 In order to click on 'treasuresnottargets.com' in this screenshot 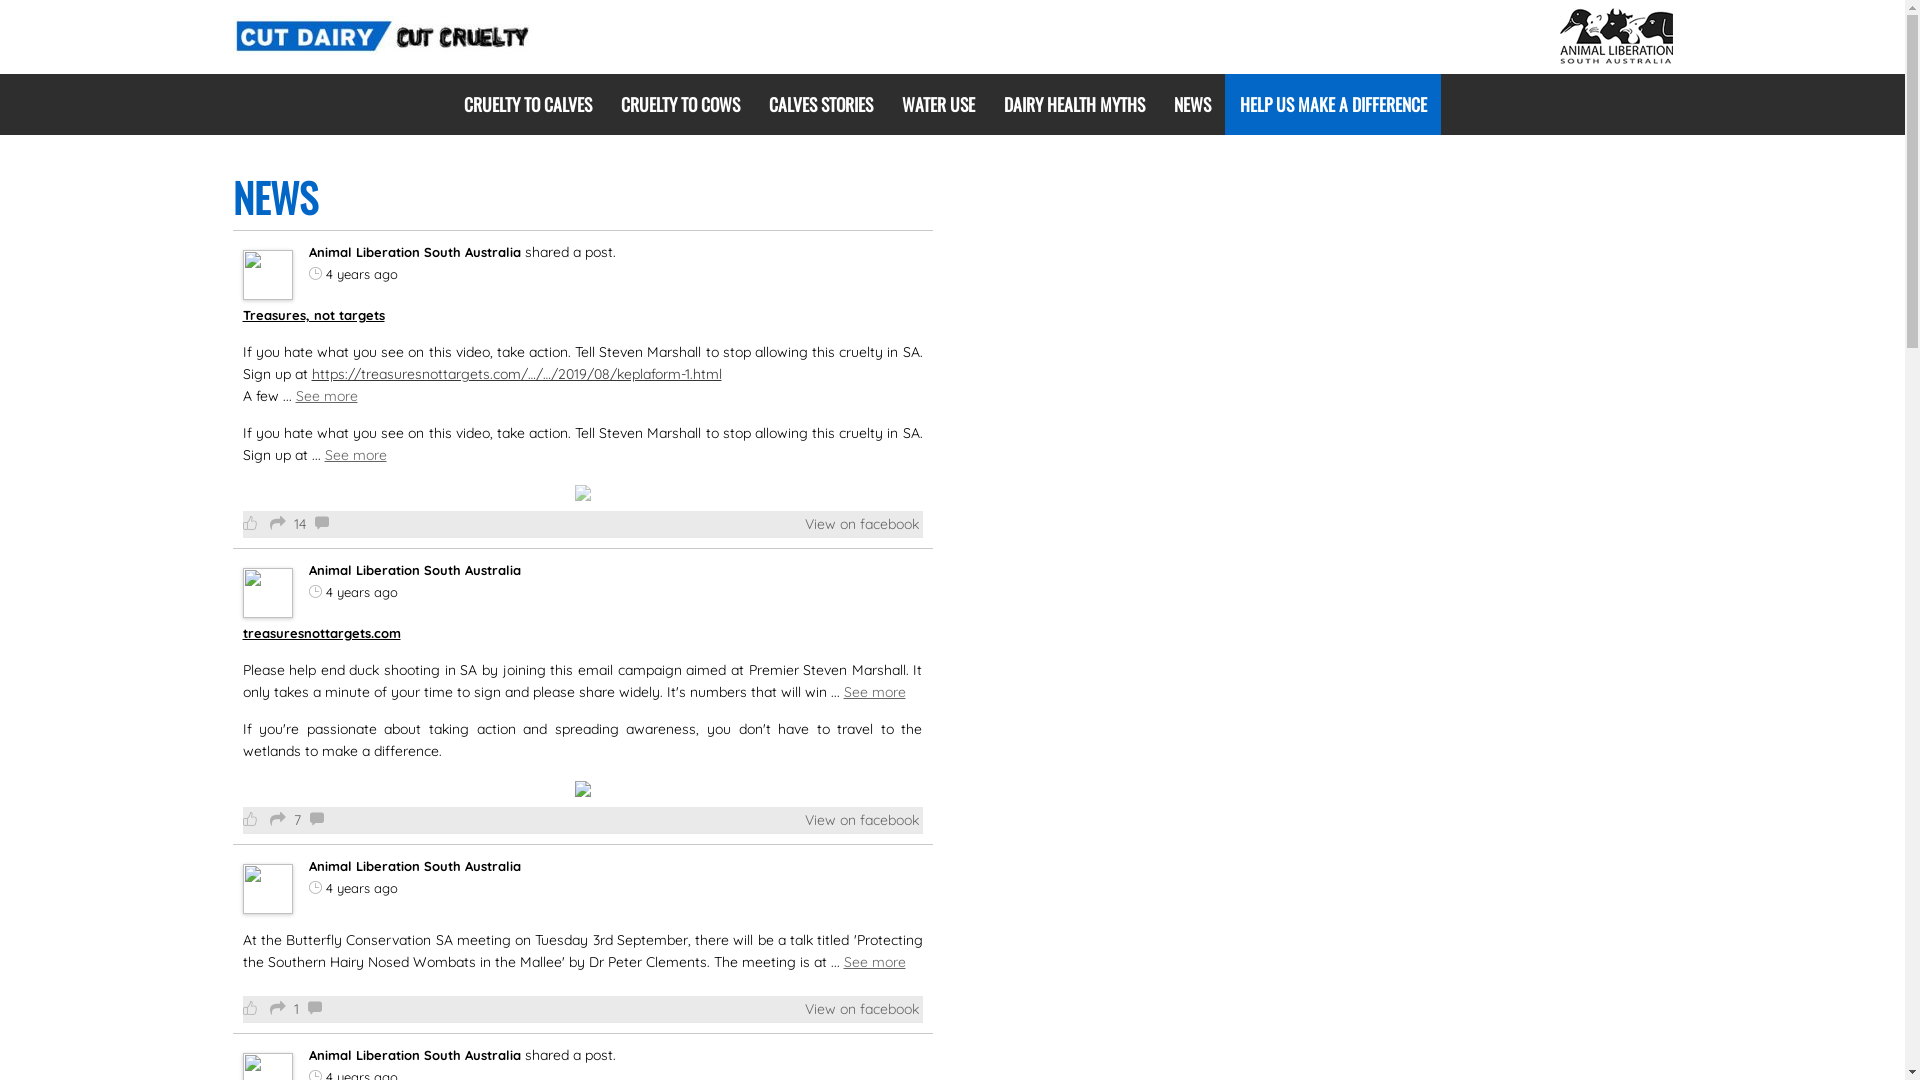, I will do `click(321, 632)`.